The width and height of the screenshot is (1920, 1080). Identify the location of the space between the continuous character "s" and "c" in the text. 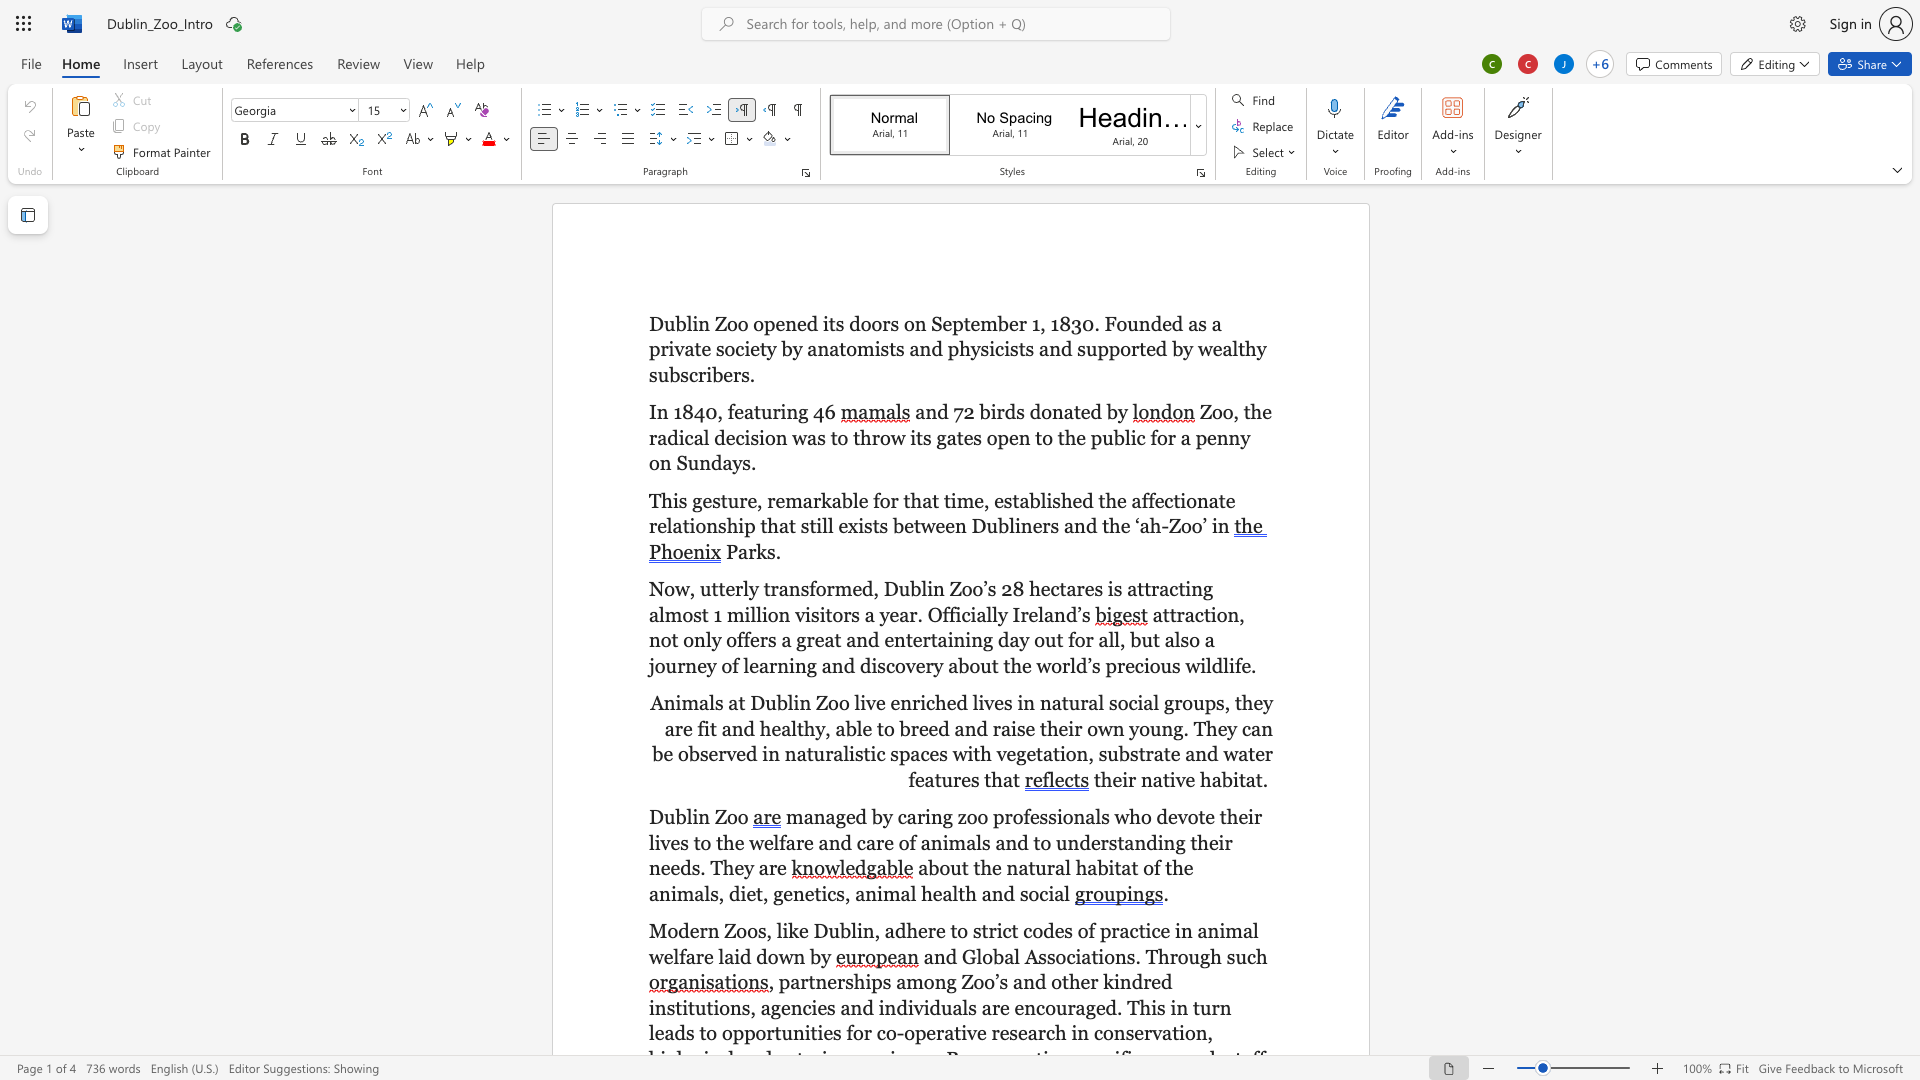
(689, 374).